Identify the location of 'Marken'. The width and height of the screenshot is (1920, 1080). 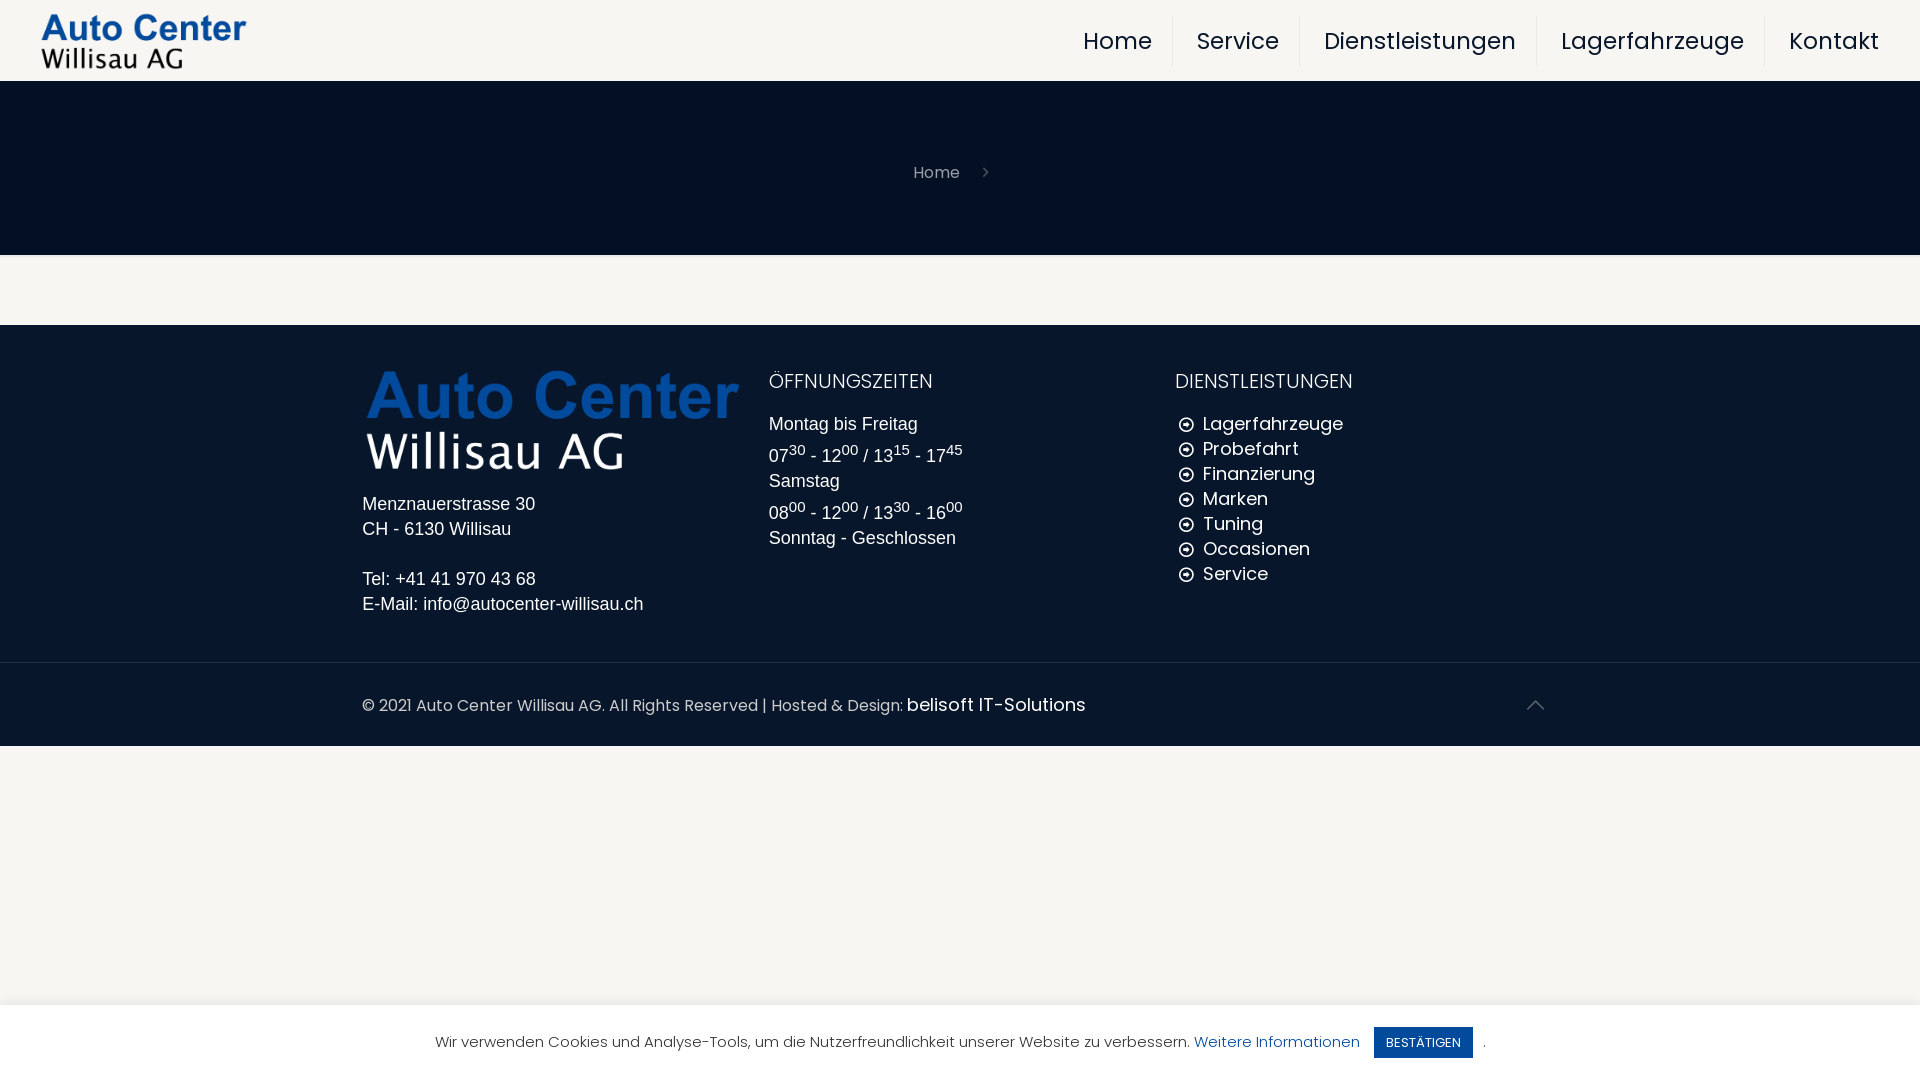
(1232, 497).